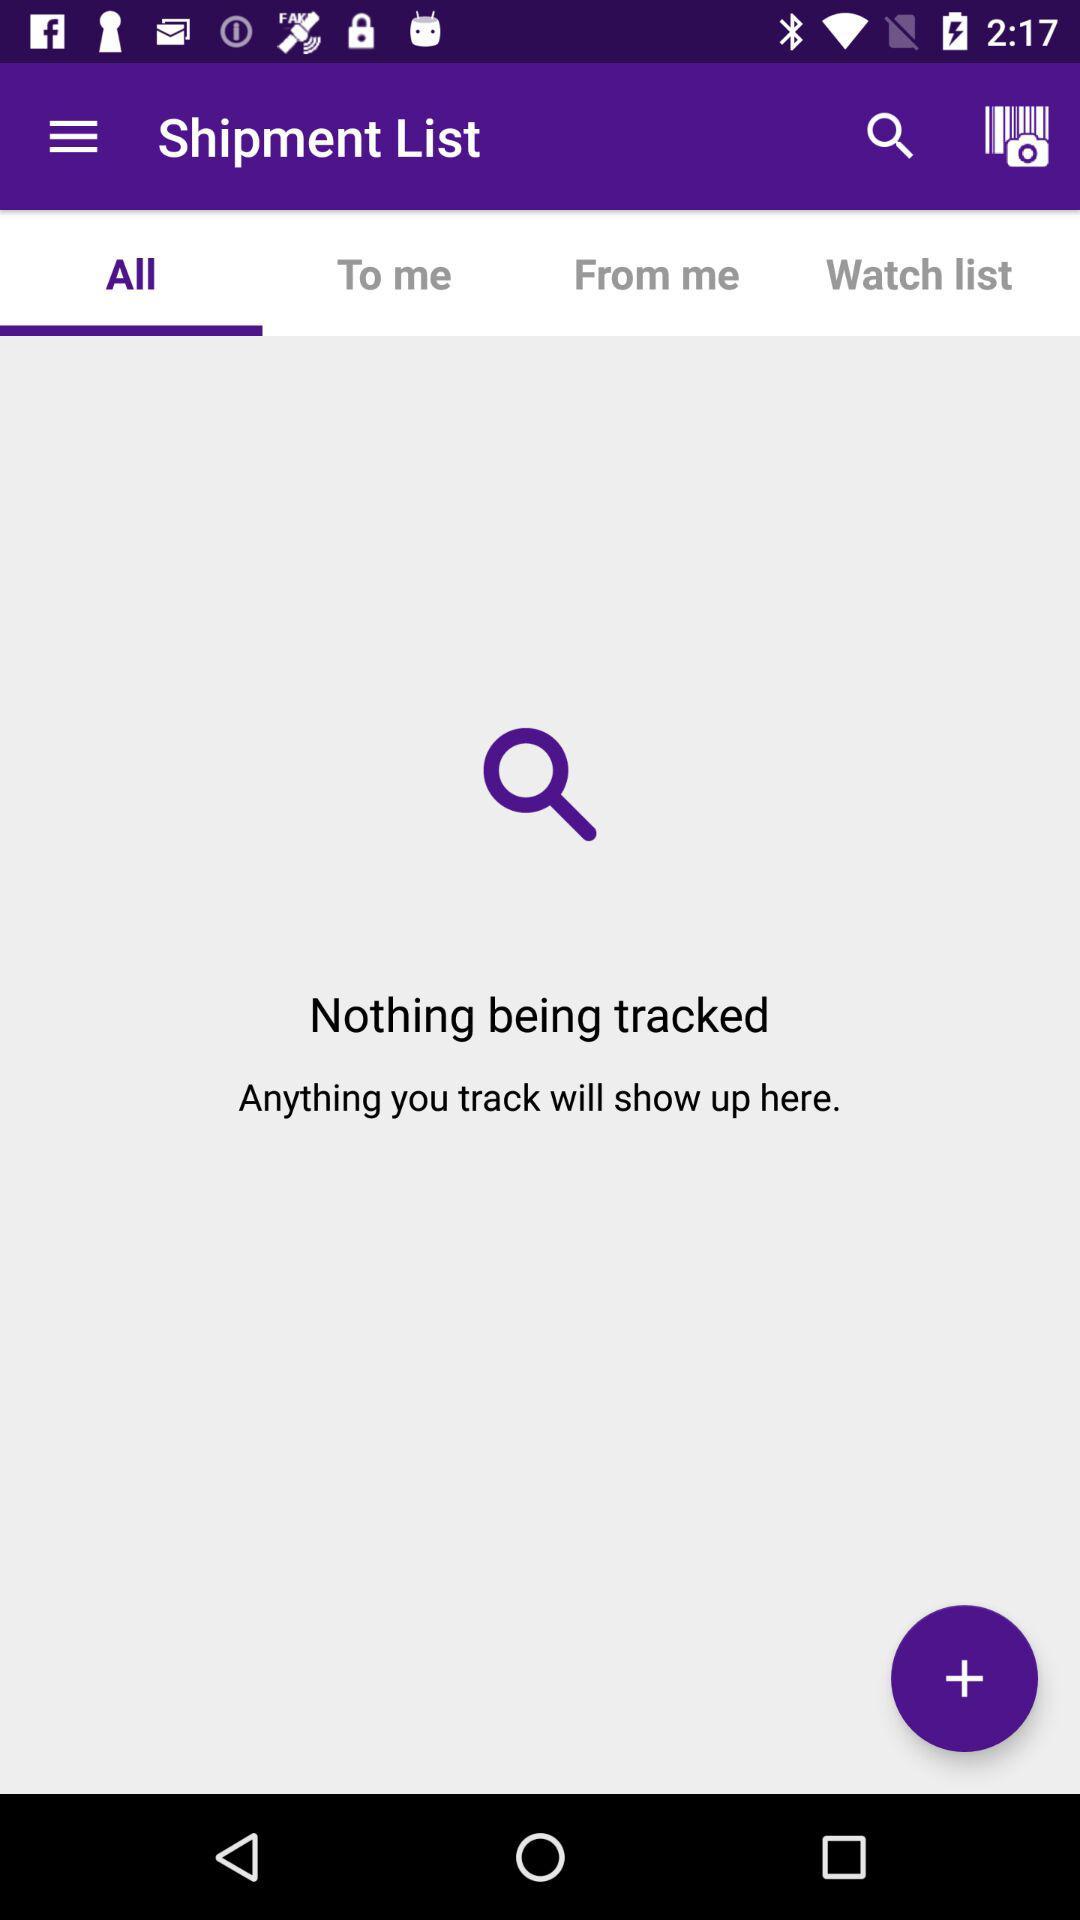 Image resolution: width=1080 pixels, height=1920 pixels. What do you see at coordinates (72, 135) in the screenshot?
I see `the app above all item` at bounding box center [72, 135].